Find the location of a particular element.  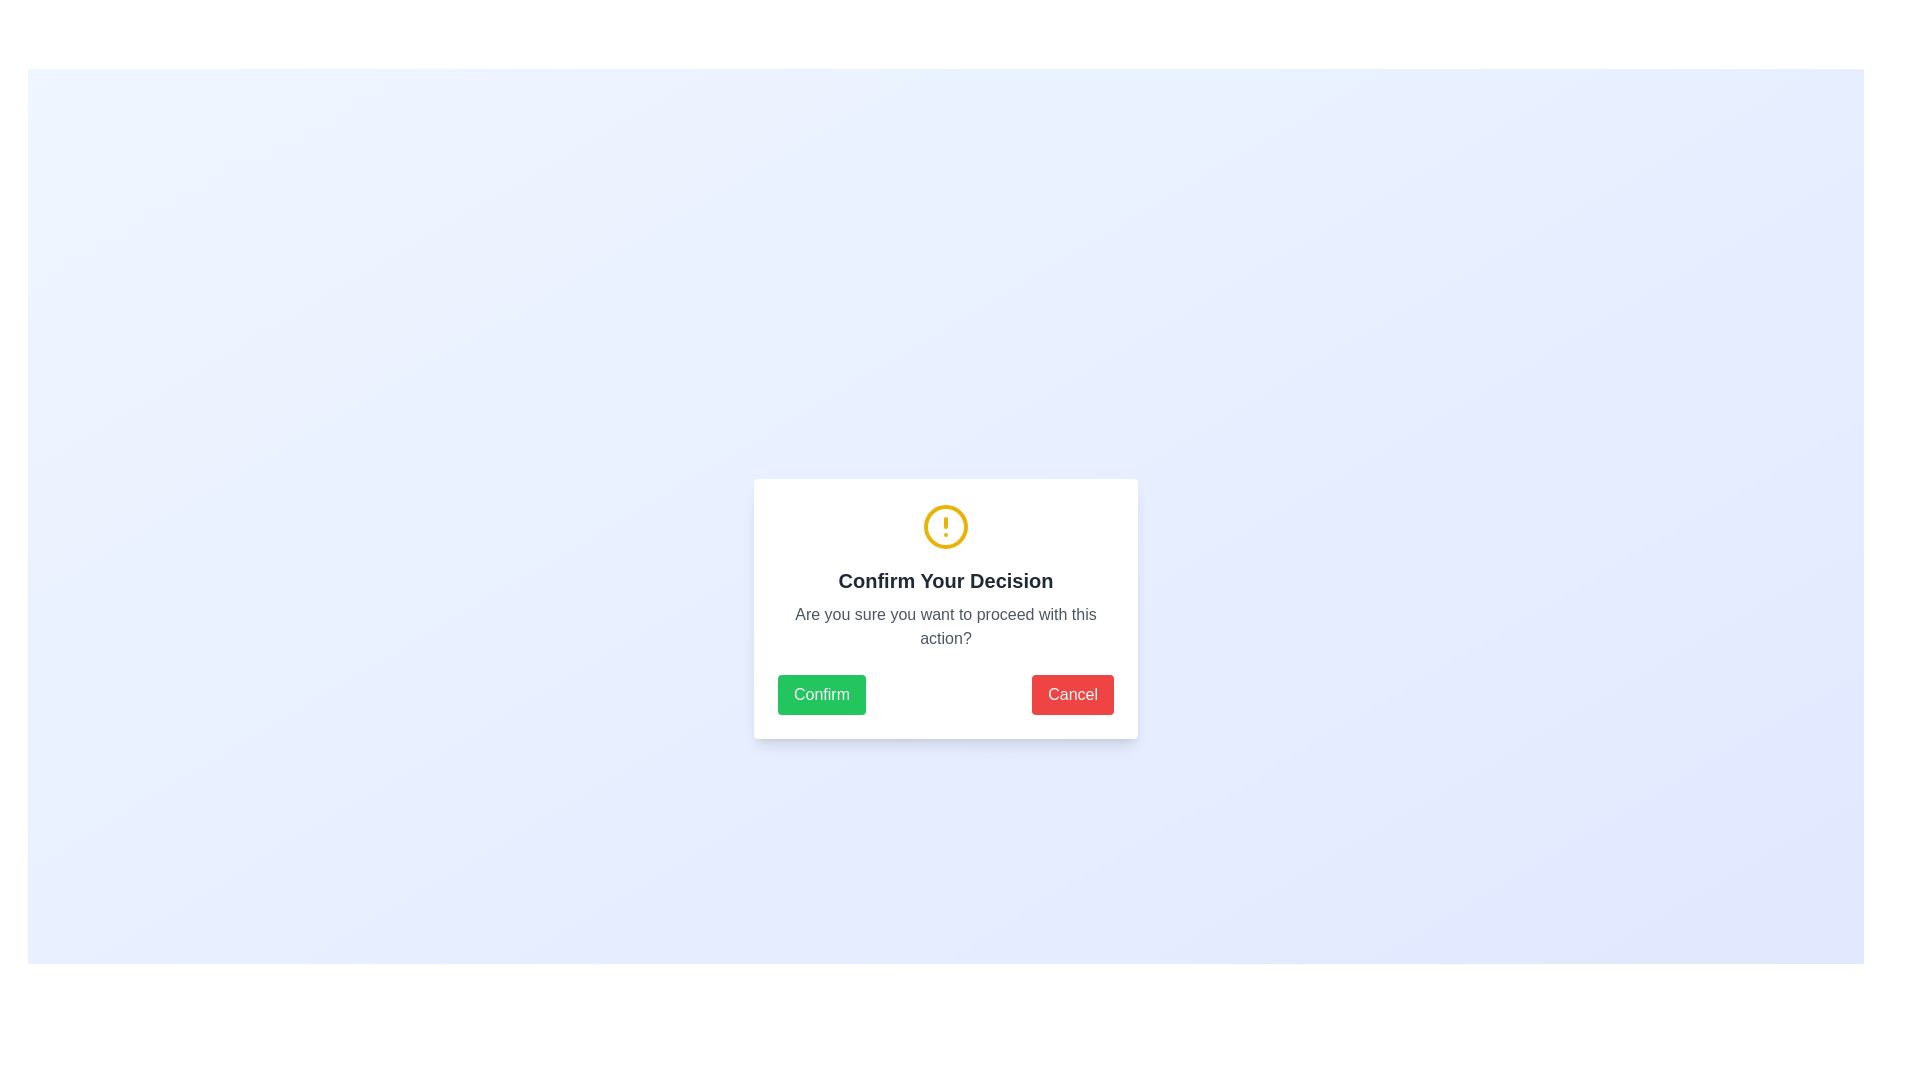

the text label displaying 'Confirm Your Decision' which is centered in the modal window, positioned below the alert icon is located at coordinates (944, 581).